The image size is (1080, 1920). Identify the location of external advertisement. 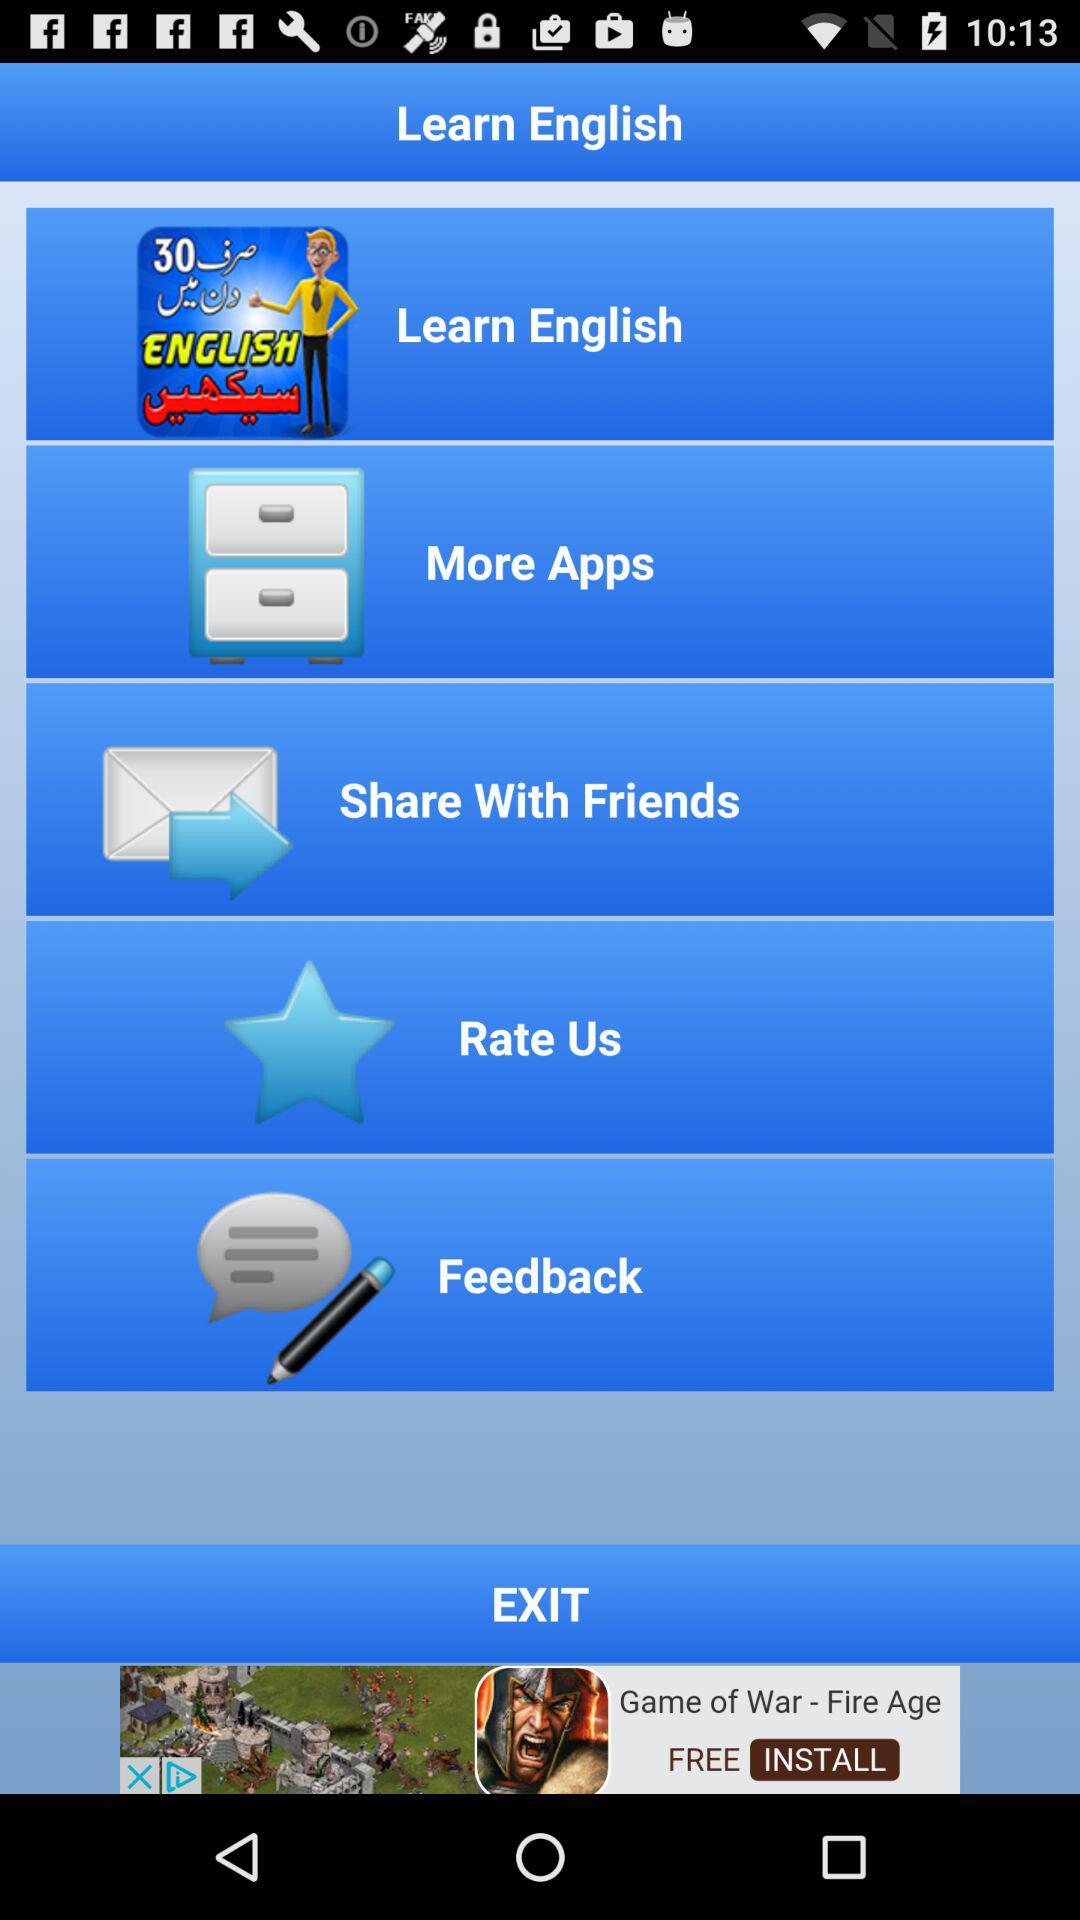
(540, 1727).